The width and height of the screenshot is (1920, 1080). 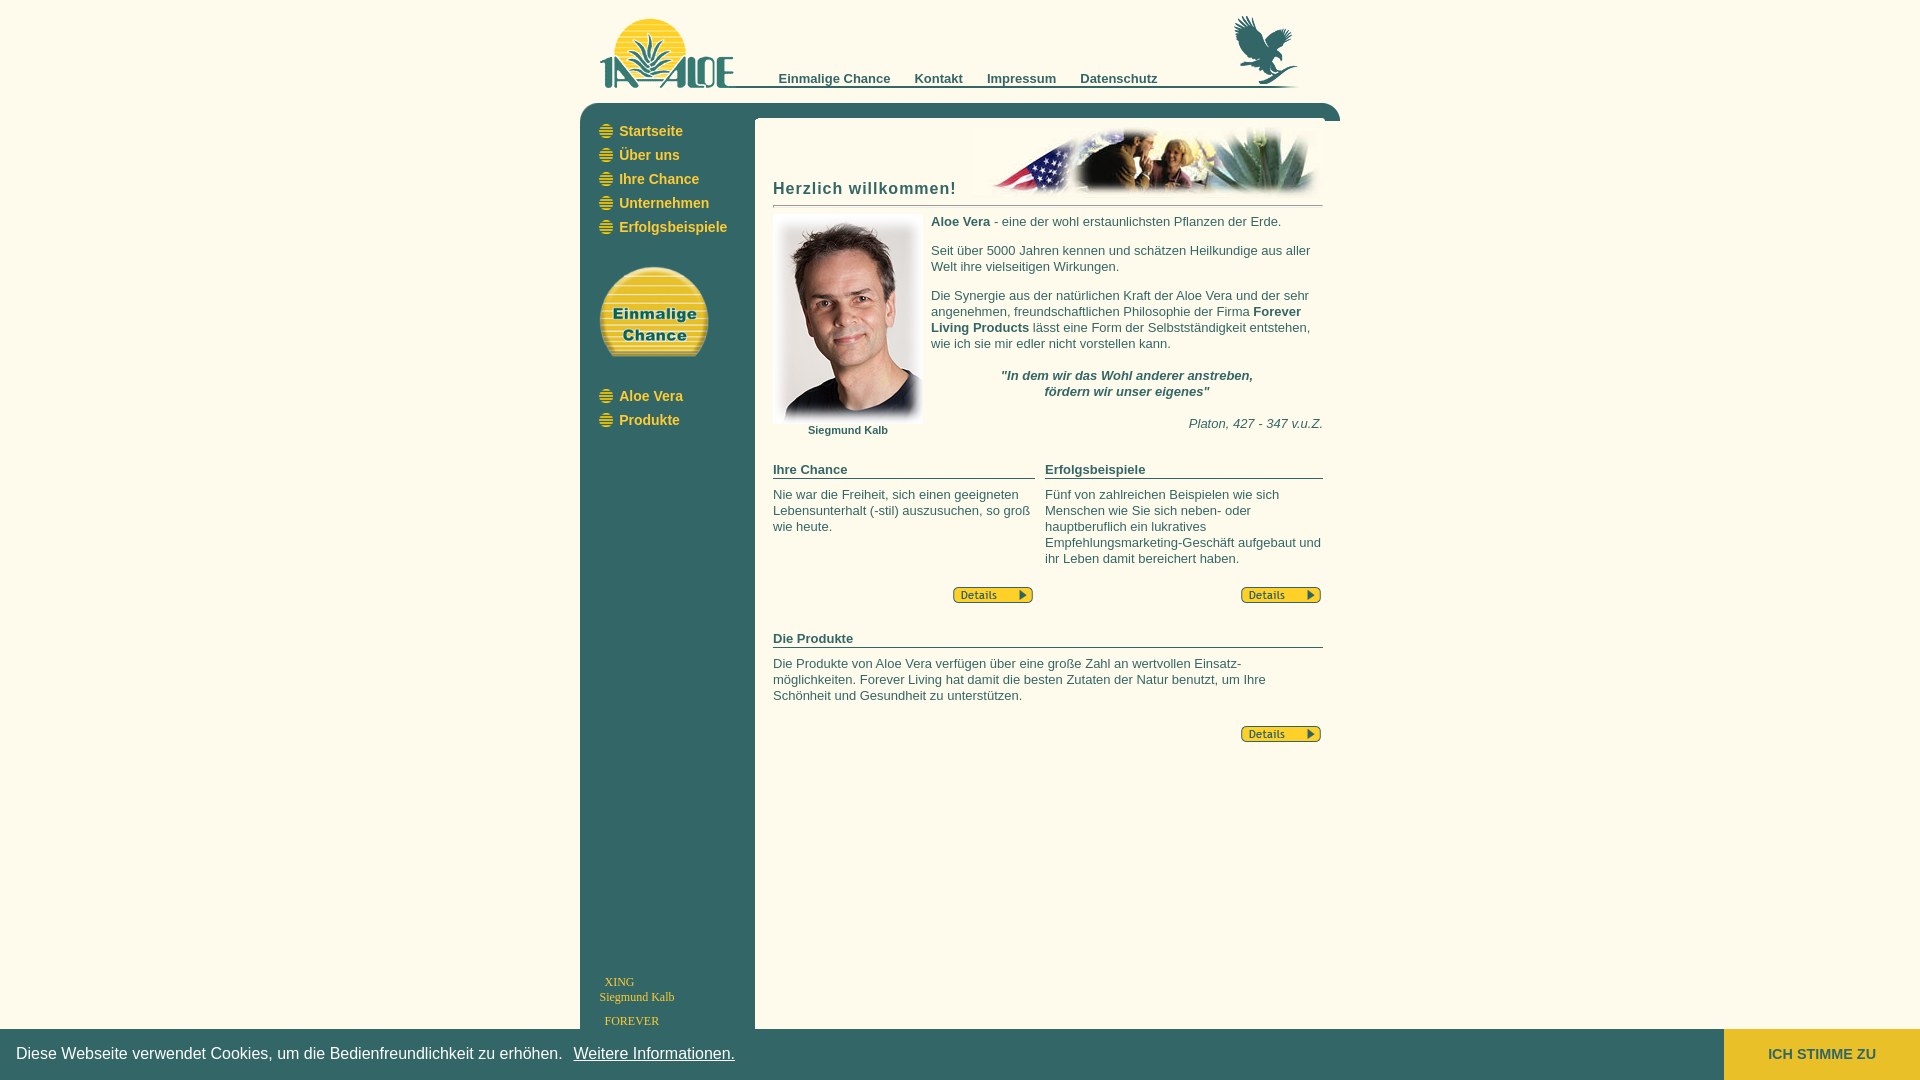 I want to click on 'Weitere Informationen.', so click(x=654, y=1052).